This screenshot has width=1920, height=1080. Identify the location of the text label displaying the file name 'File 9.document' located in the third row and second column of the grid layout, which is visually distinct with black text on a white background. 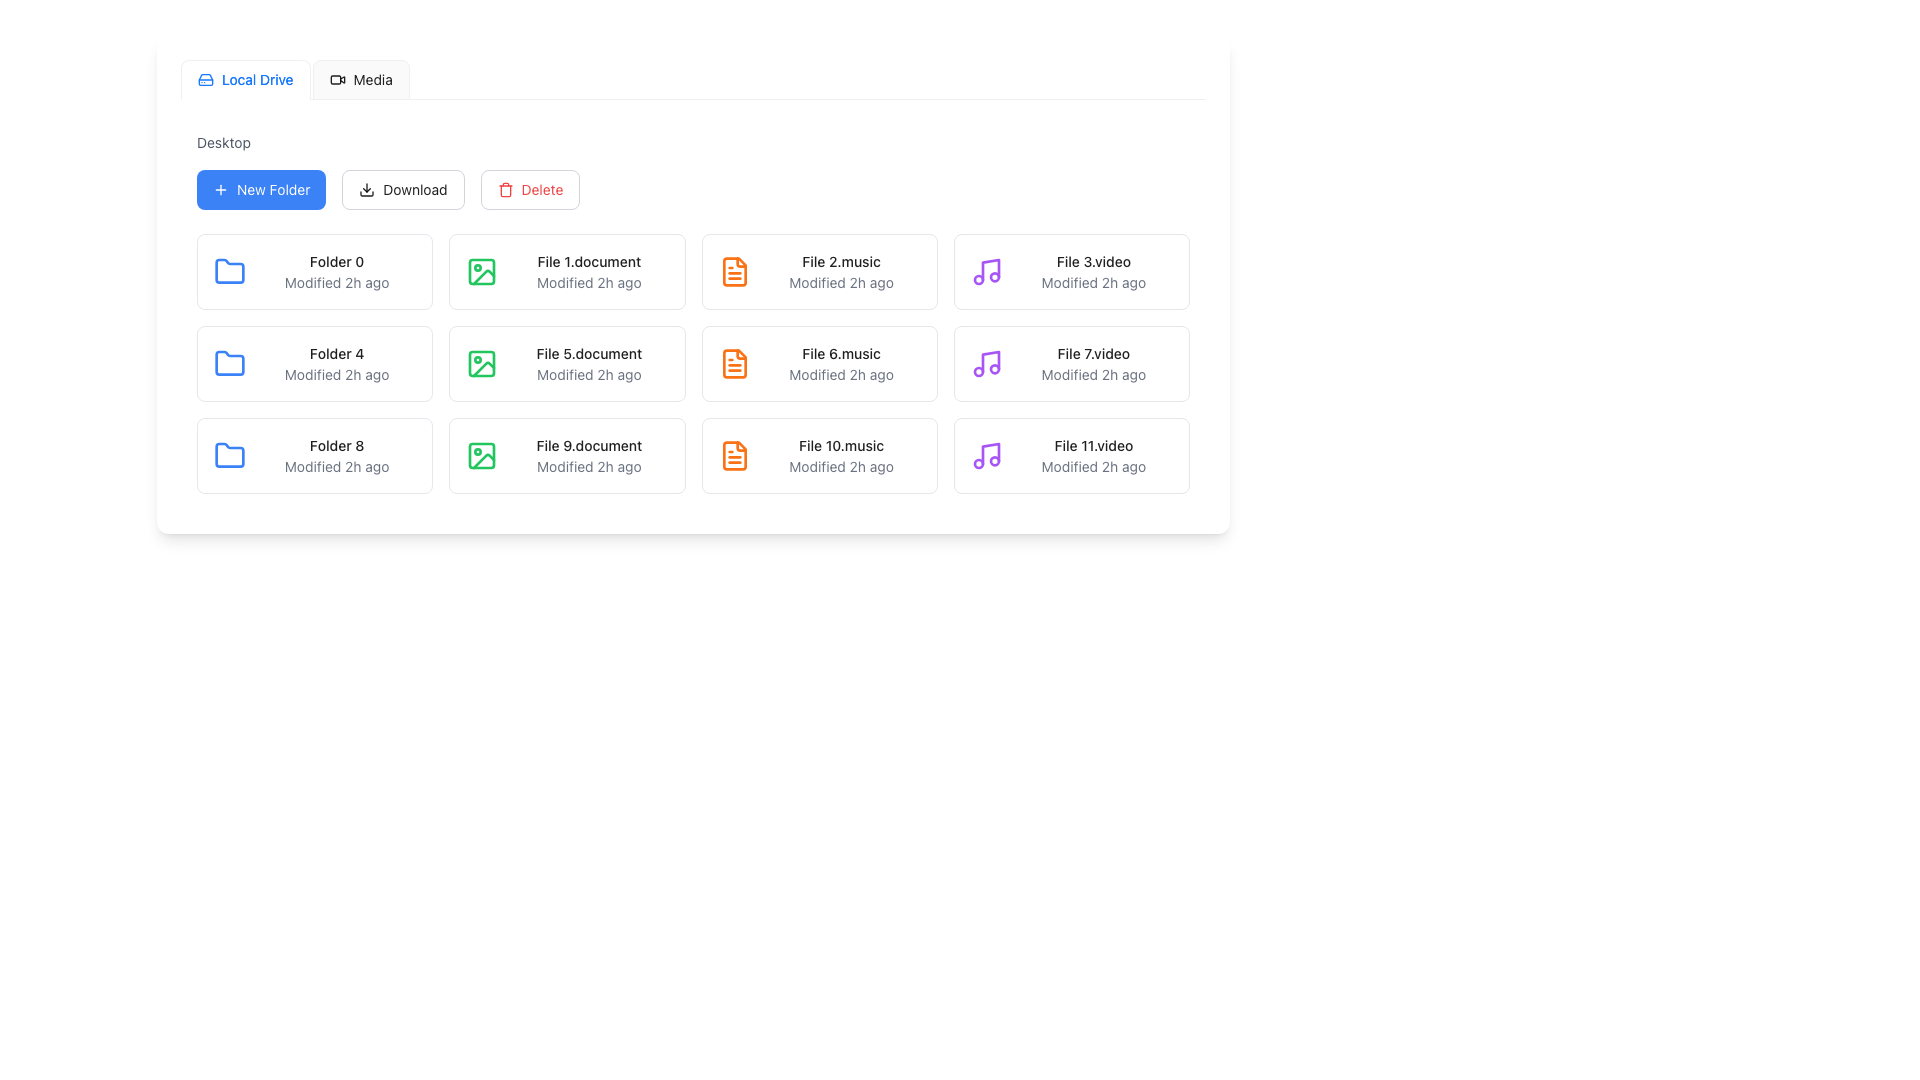
(588, 445).